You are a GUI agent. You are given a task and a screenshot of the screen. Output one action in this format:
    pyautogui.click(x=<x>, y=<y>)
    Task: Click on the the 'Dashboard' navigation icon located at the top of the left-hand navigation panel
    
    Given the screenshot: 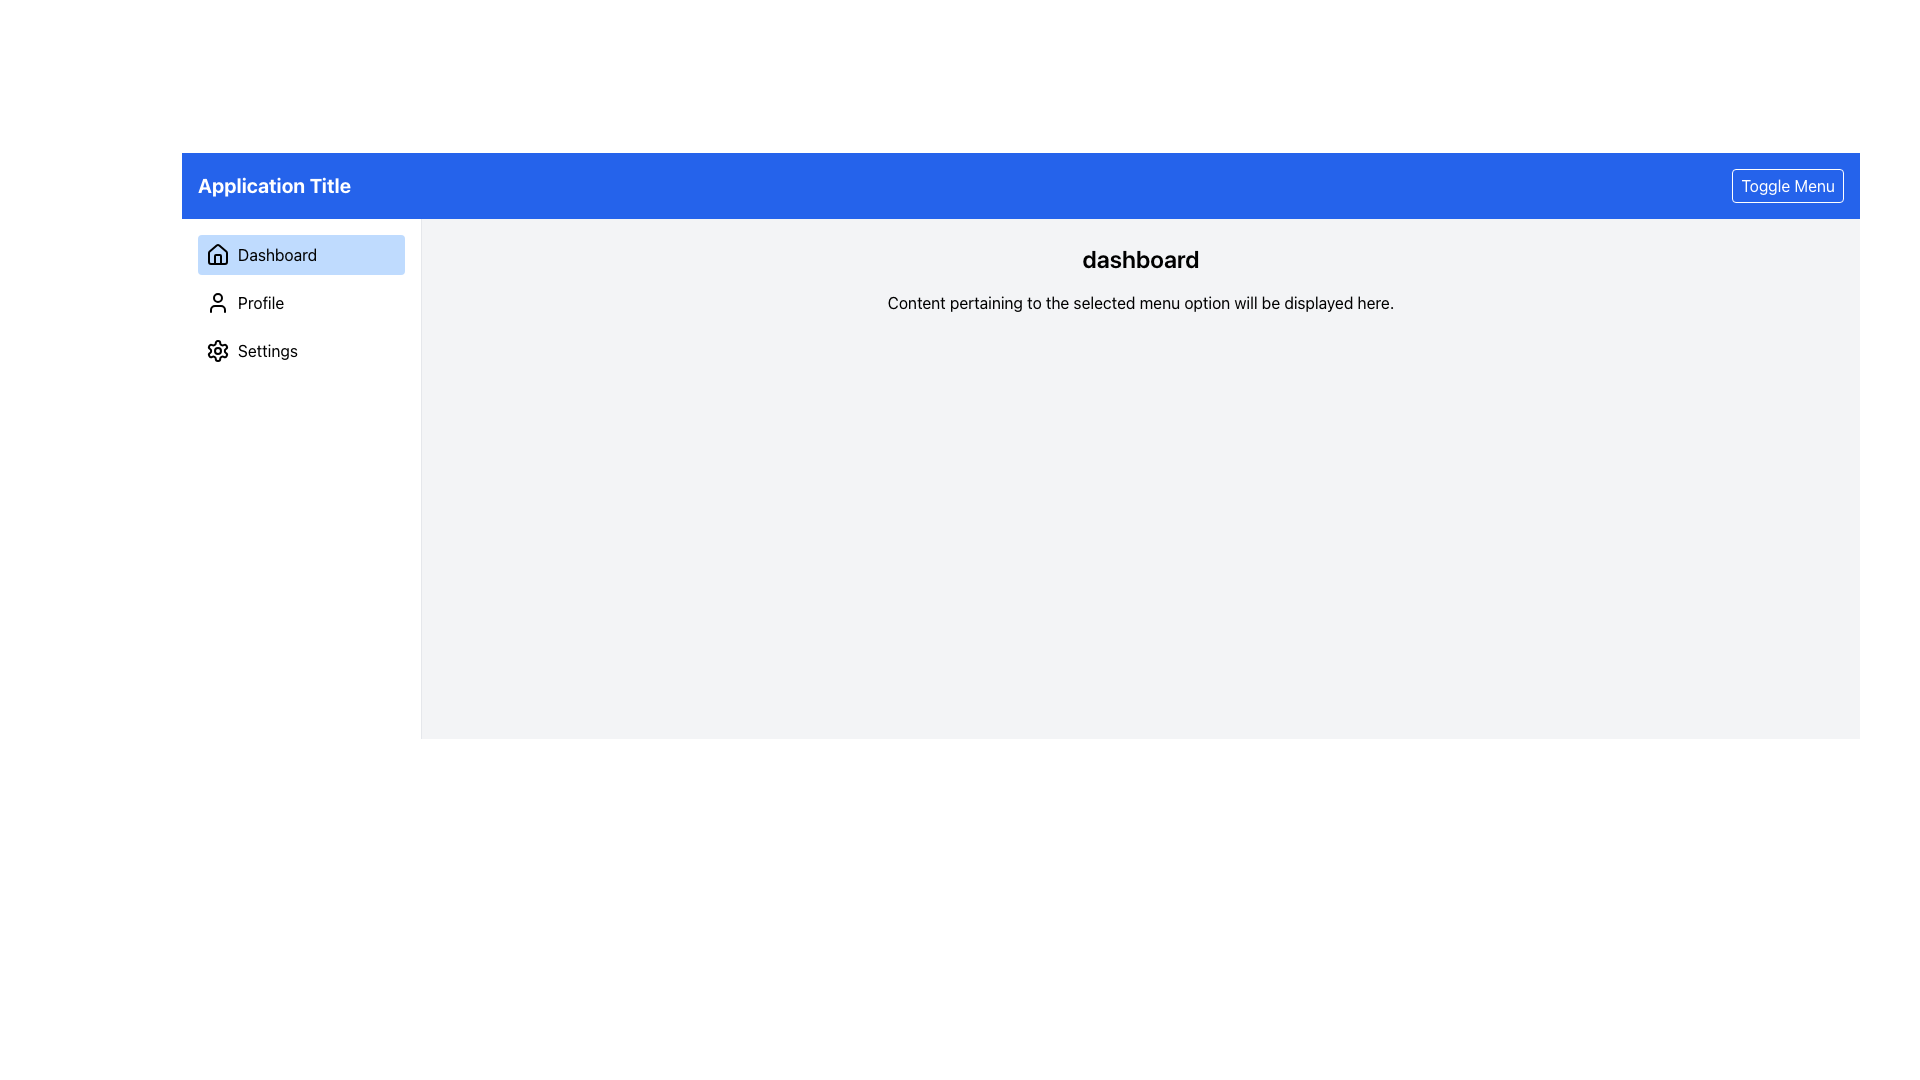 What is the action you would take?
    pyautogui.click(x=217, y=253)
    